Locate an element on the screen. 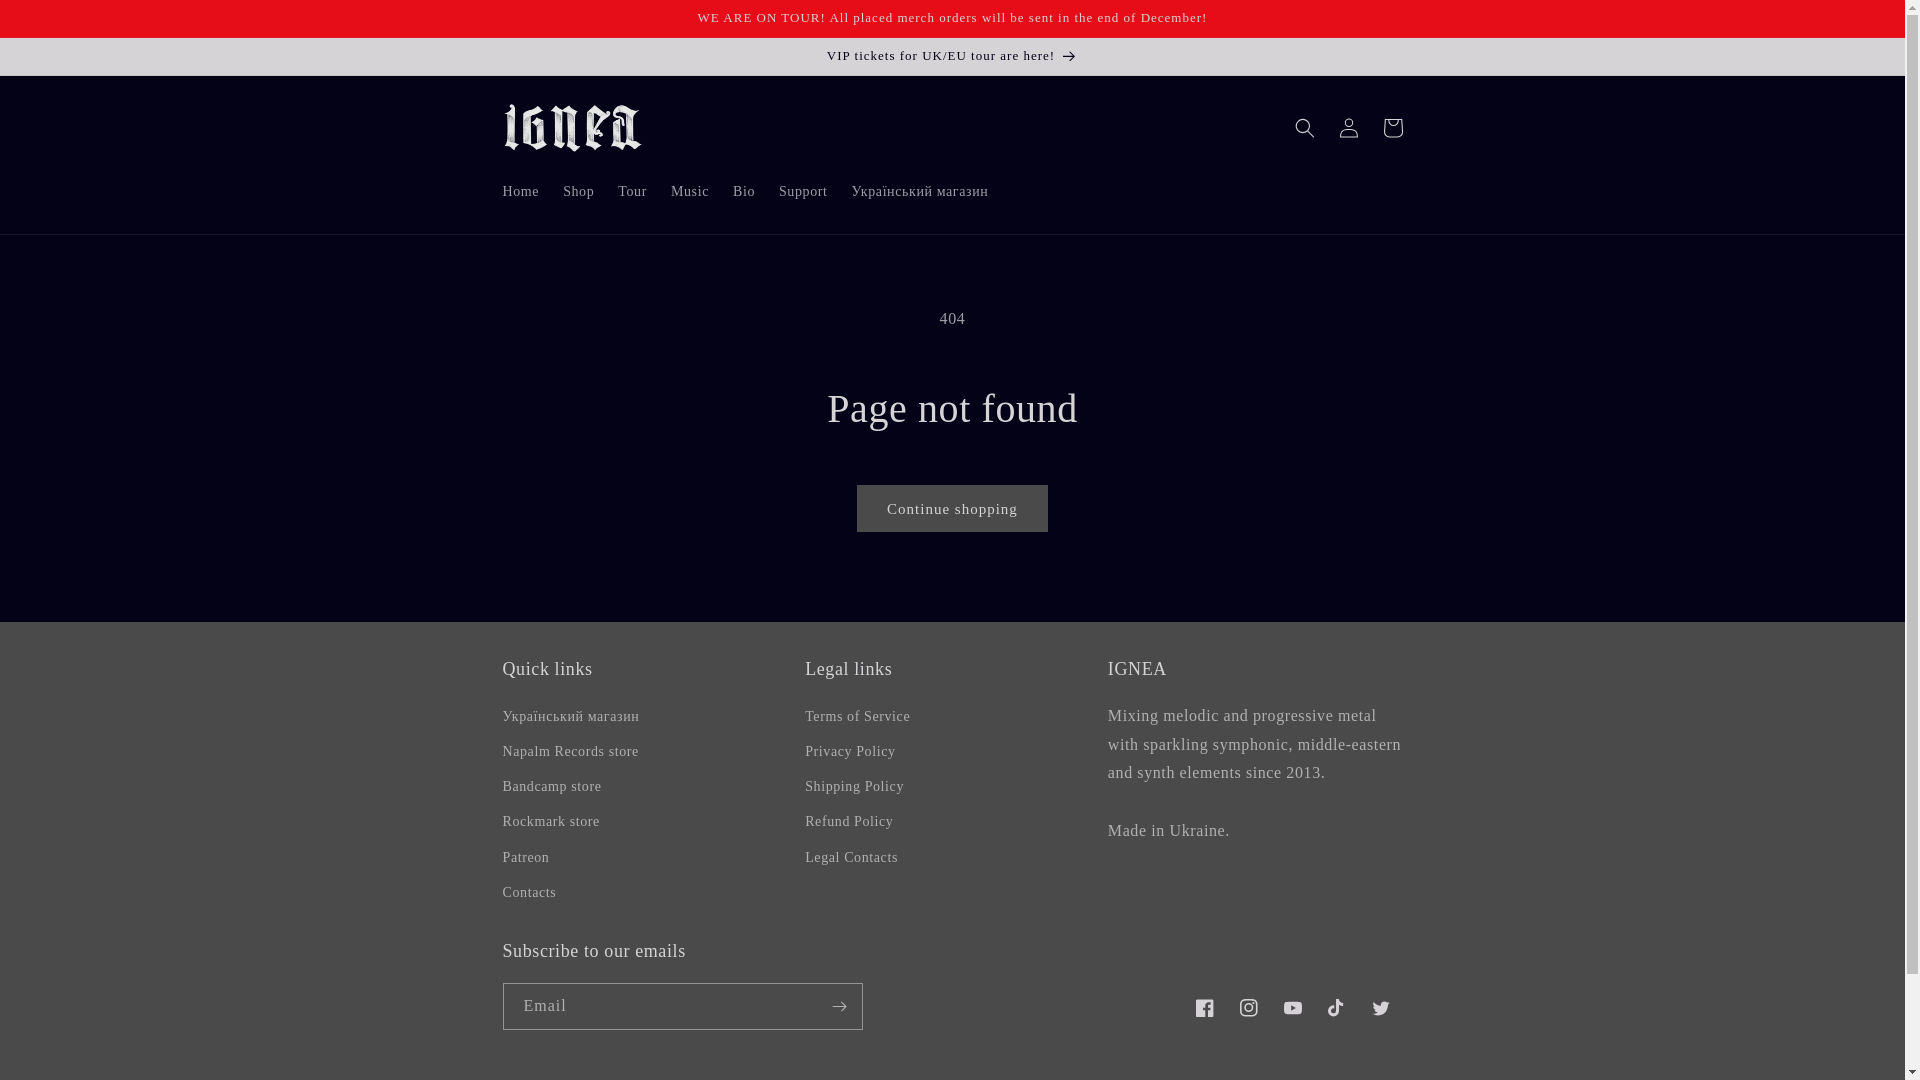 The width and height of the screenshot is (1920, 1080). 'Tour' is located at coordinates (631, 192).